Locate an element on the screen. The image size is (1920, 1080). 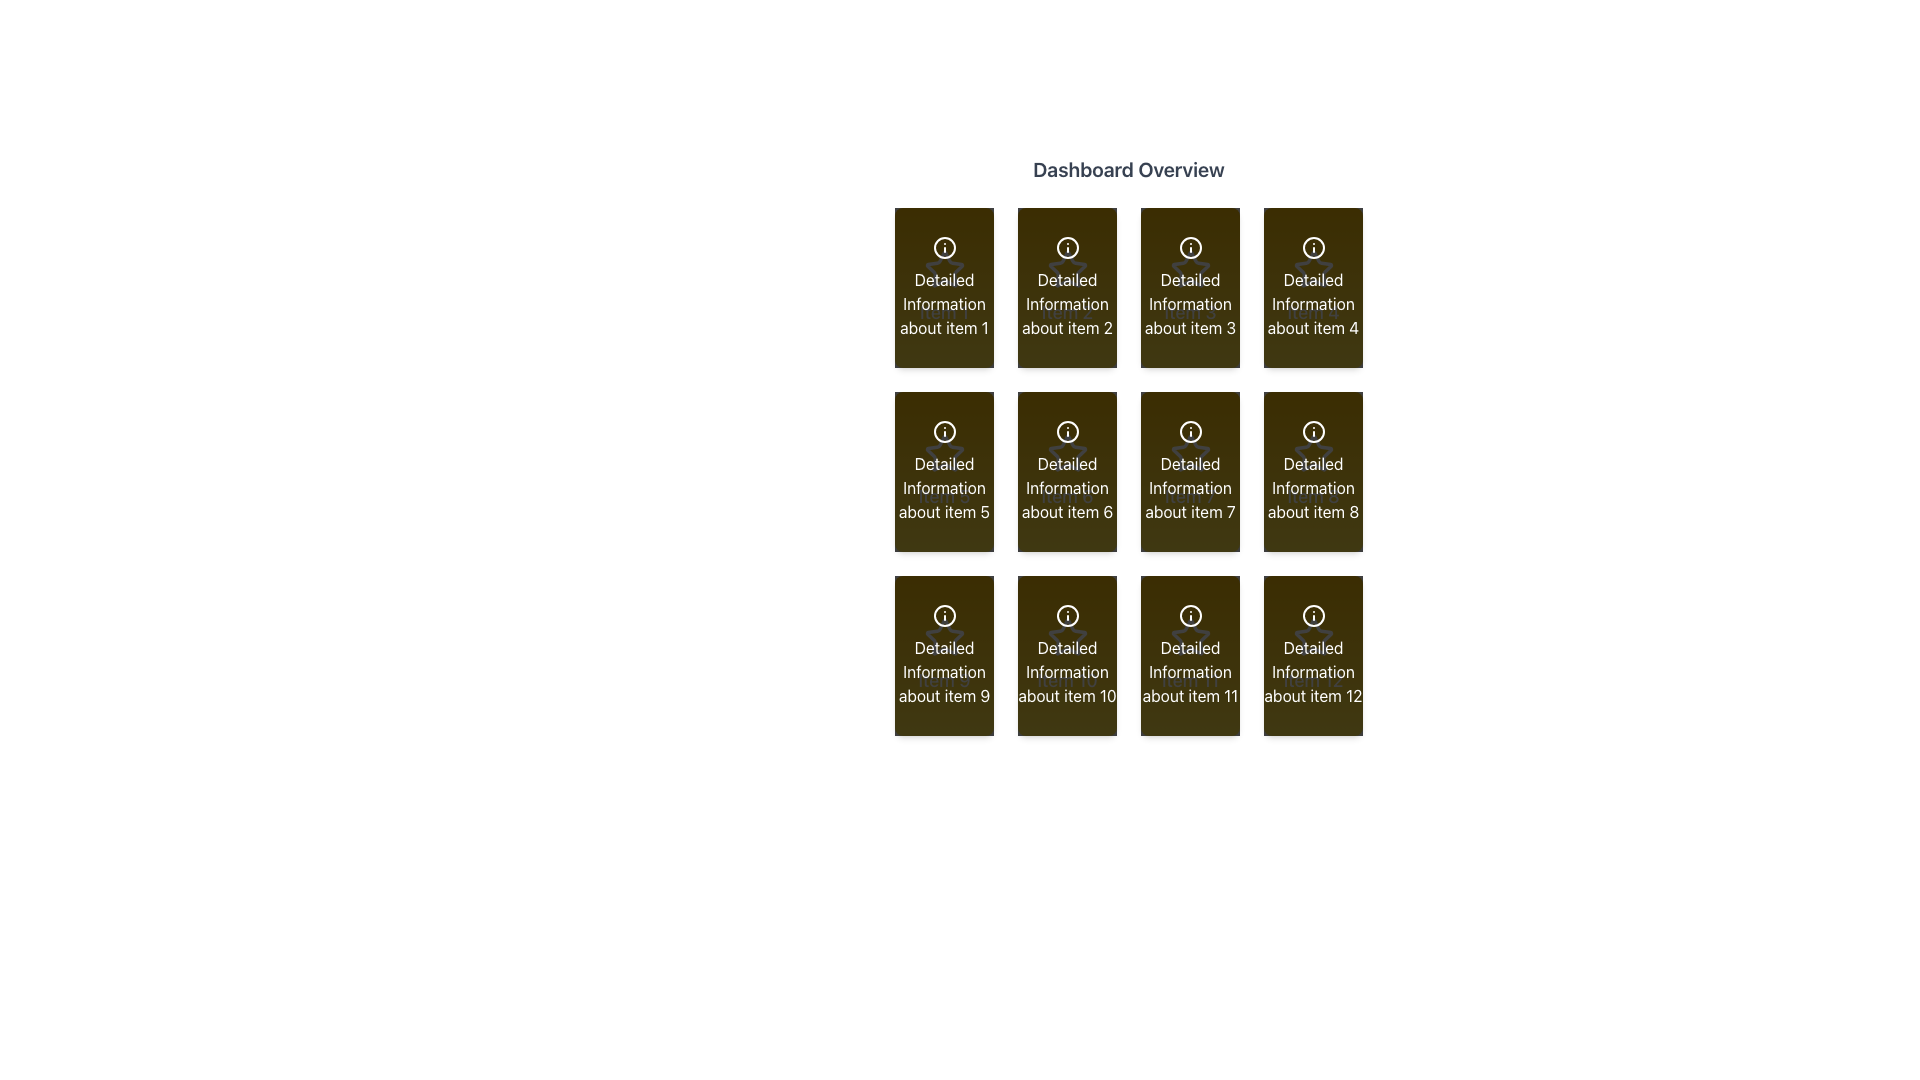
the Tile displaying information about 'Item 6' located in the second row and second column of a 4x3 grid layout is located at coordinates (1066, 471).